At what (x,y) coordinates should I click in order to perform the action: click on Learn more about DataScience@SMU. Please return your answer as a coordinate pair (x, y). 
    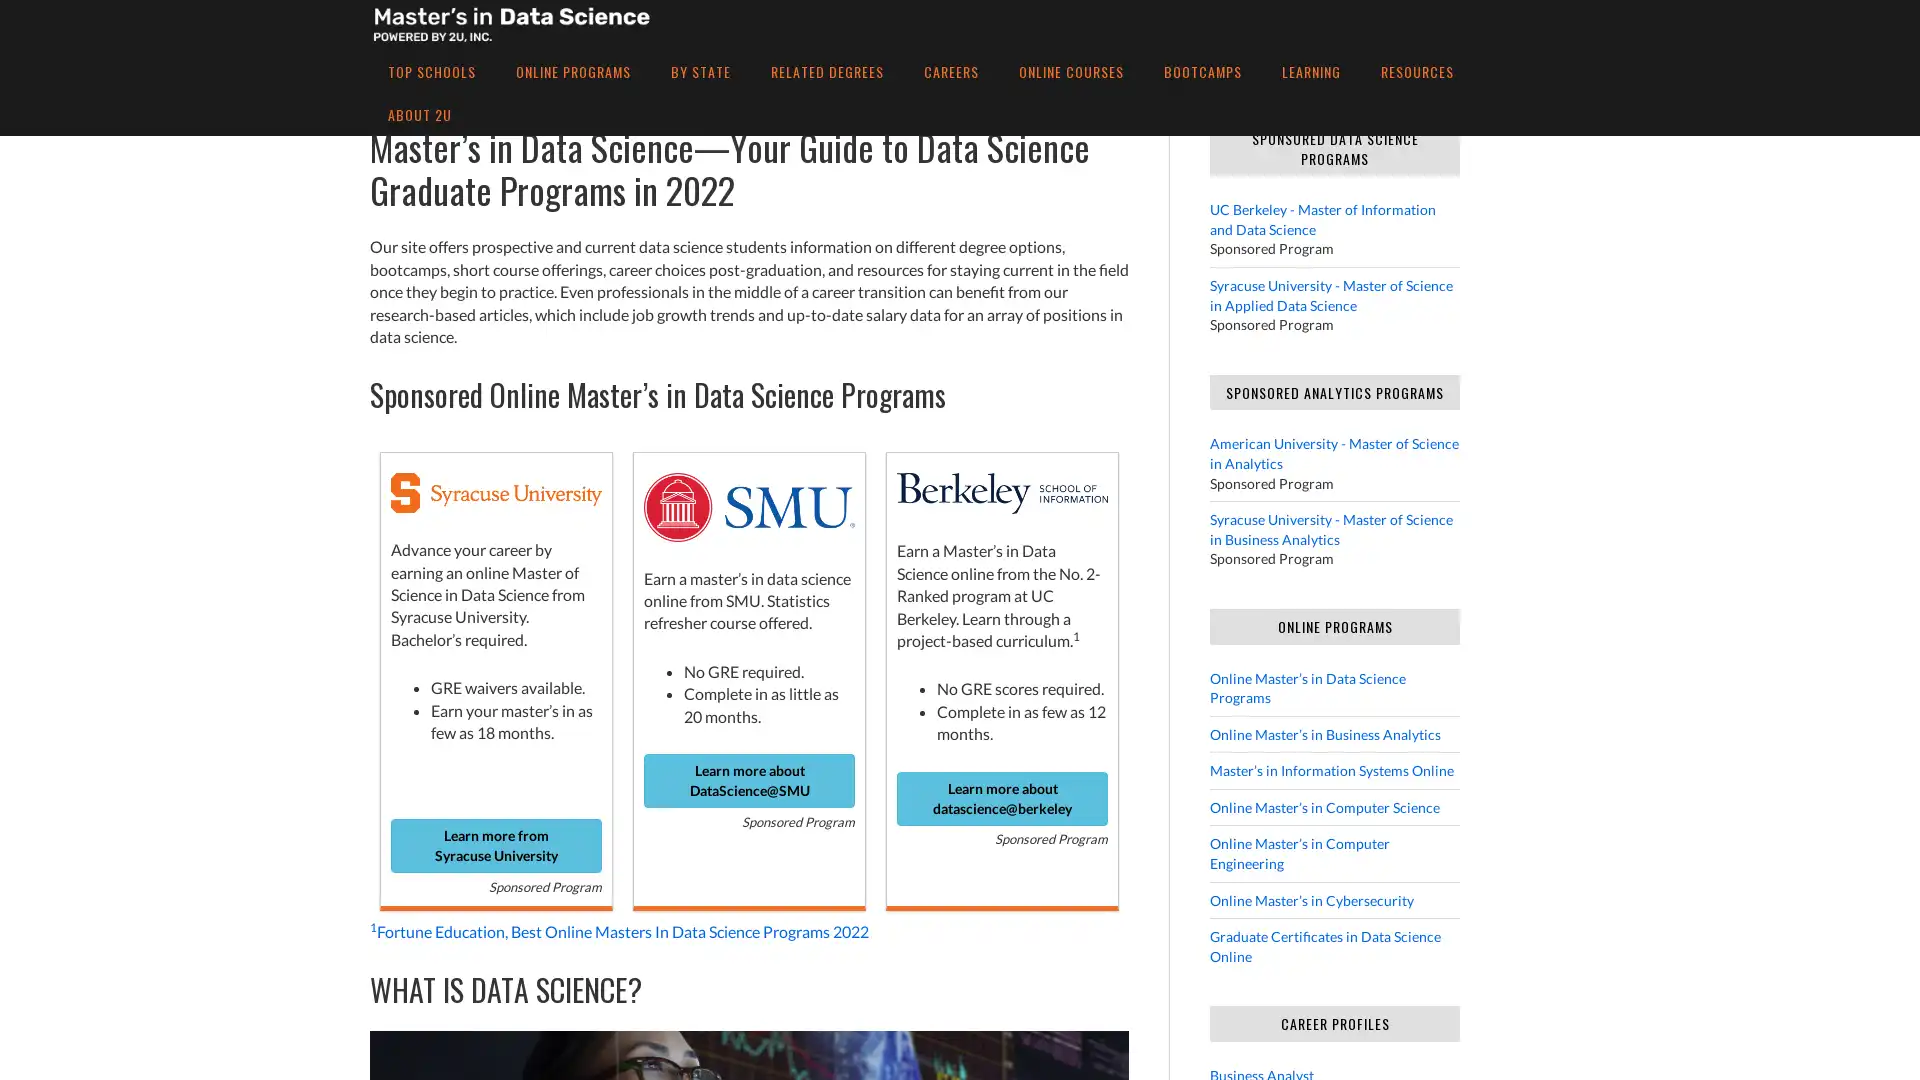
    Looking at the image, I should click on (748, 778).